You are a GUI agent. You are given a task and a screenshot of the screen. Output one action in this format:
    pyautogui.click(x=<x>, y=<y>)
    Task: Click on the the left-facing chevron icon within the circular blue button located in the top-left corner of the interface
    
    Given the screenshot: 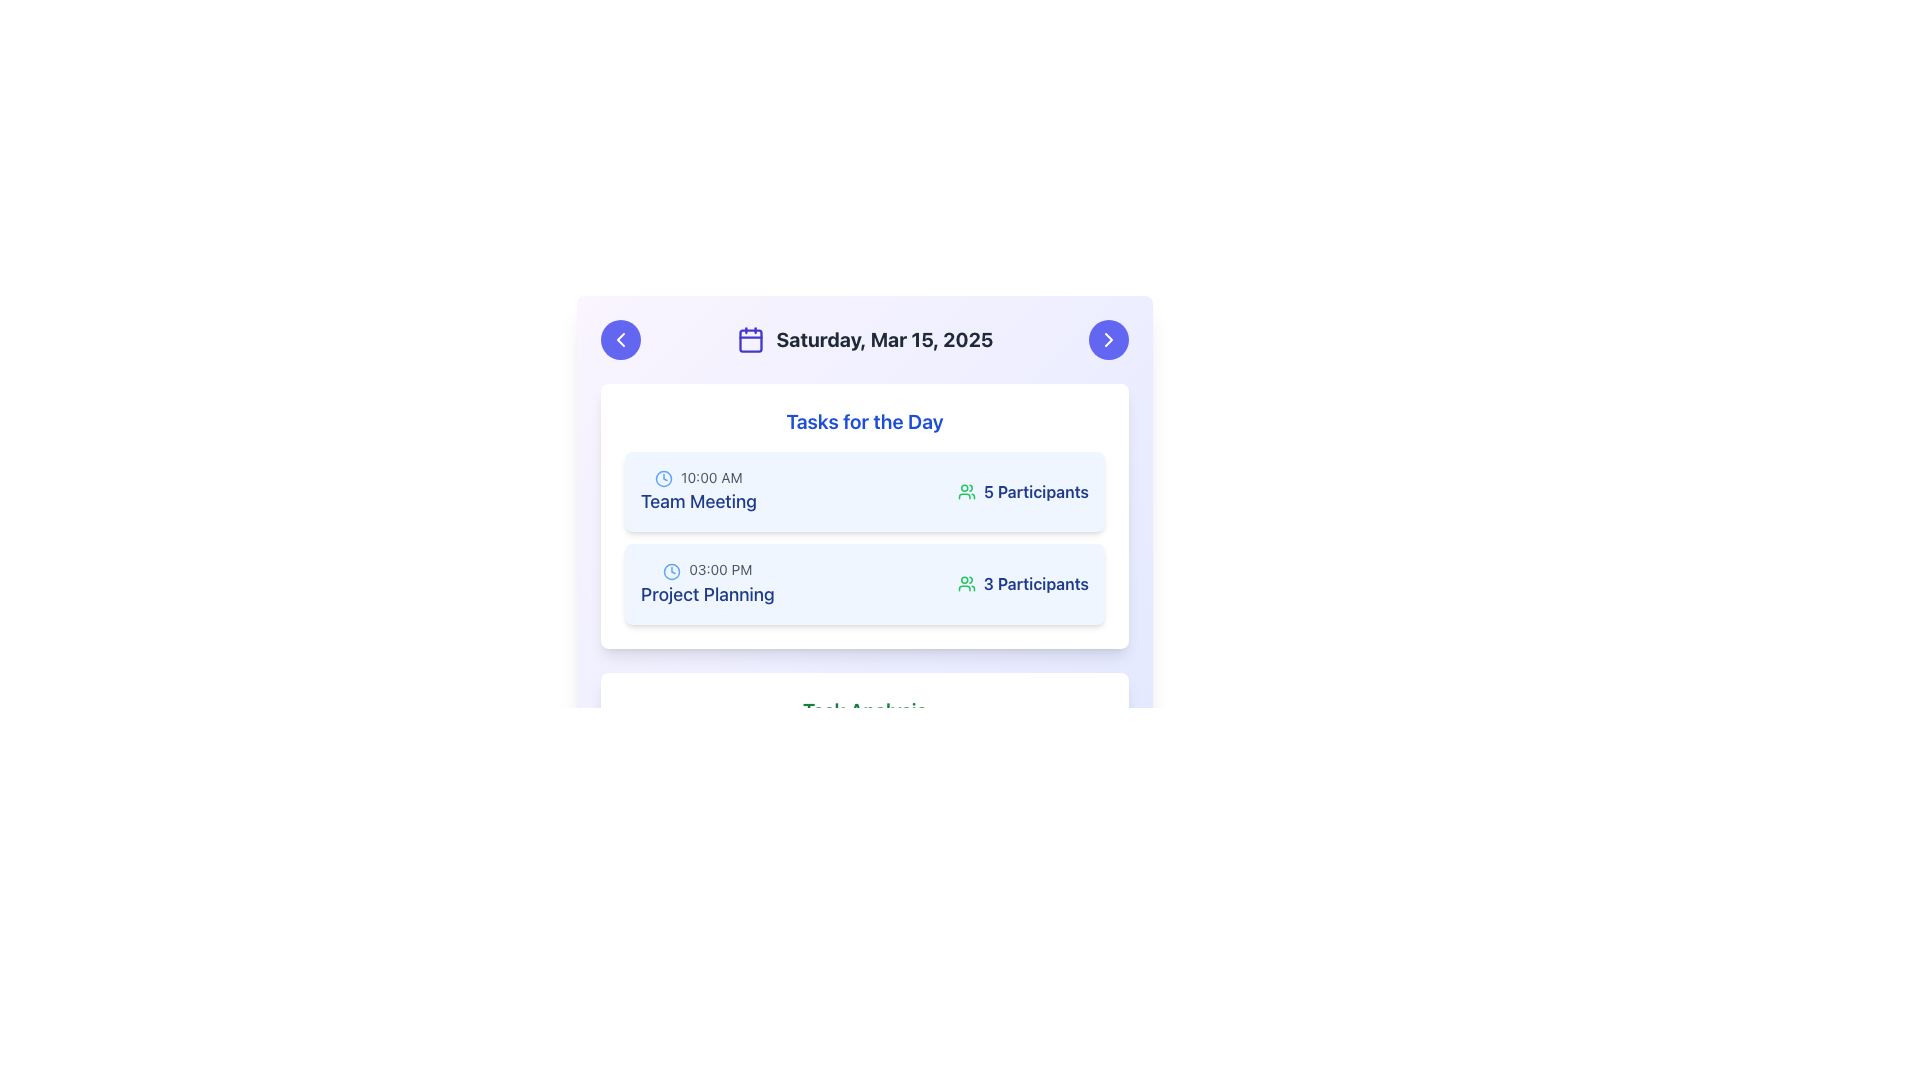 What is the action you would take?
    pyautogui.click(x=619, y=338)
    